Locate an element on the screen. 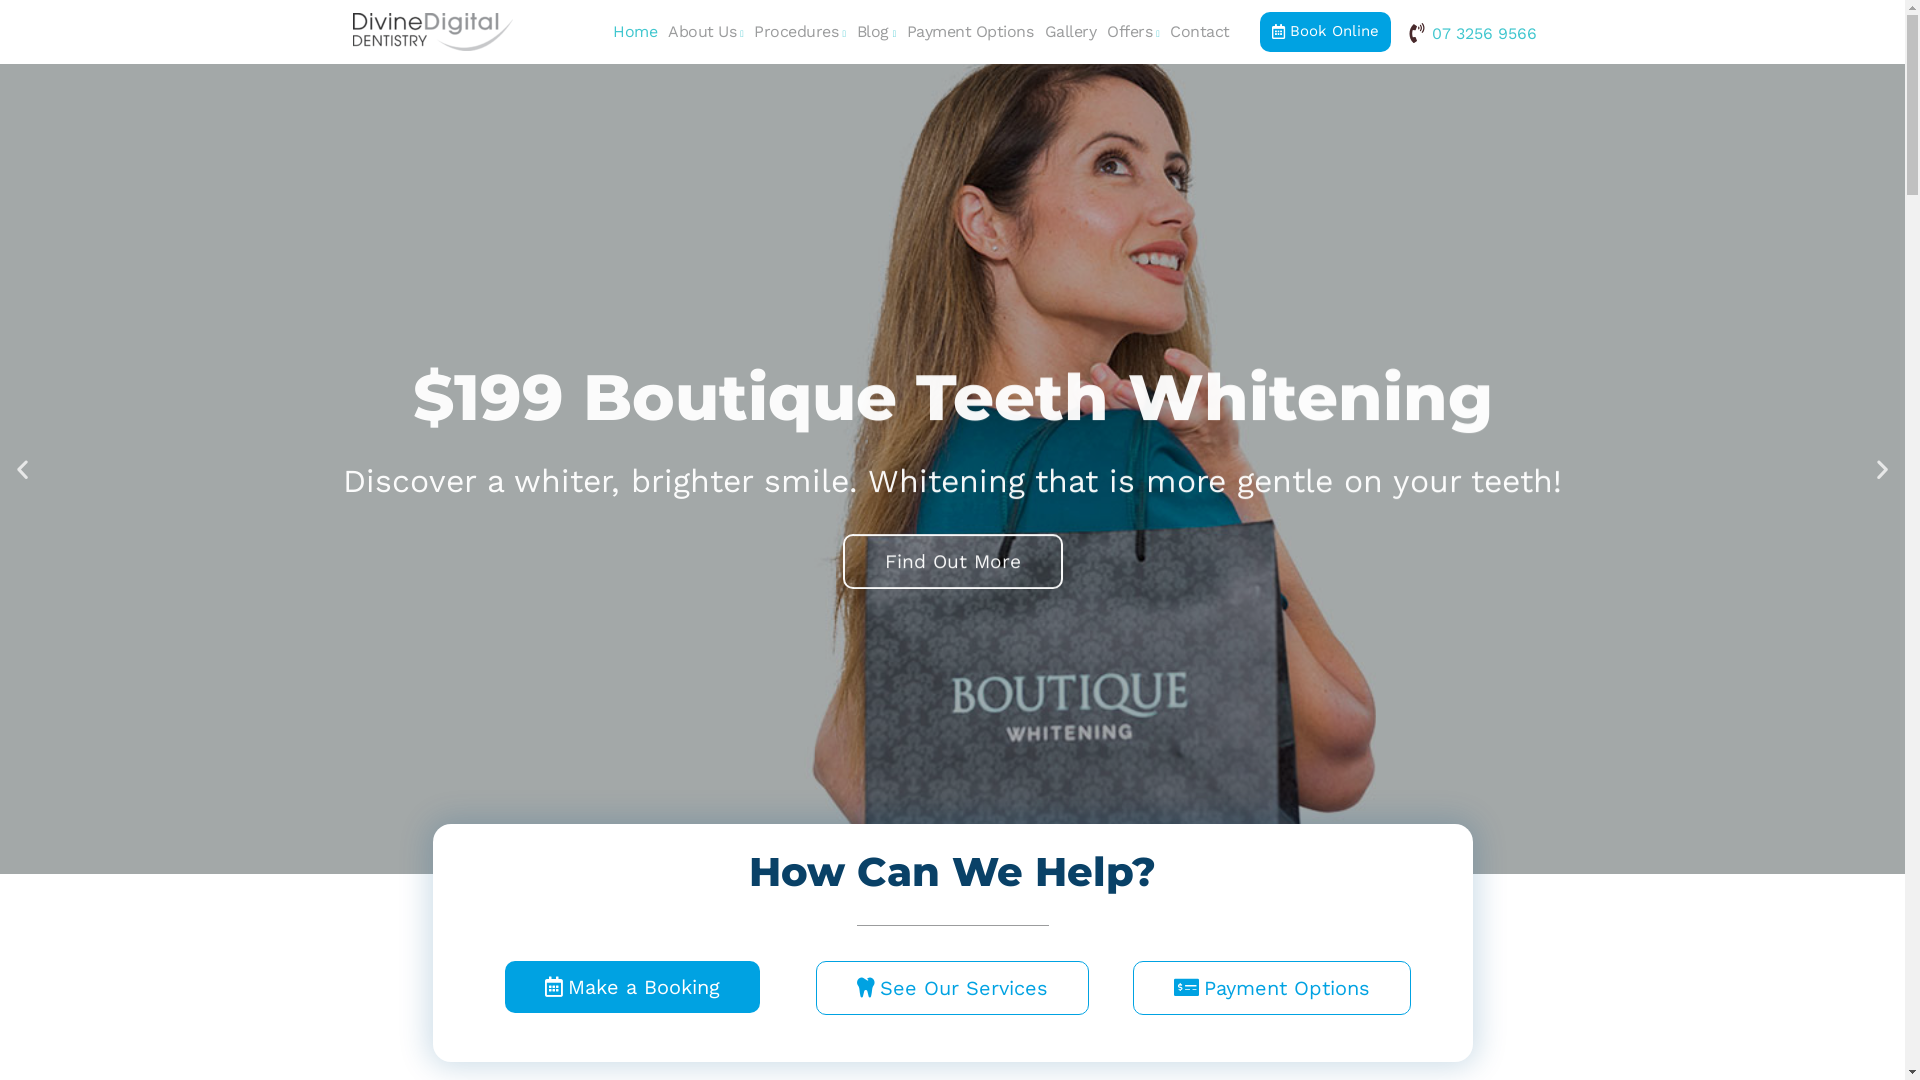 The width and height of the screenshot is (1920, 1080). 'Blog' is located at coordinates (876, 31).